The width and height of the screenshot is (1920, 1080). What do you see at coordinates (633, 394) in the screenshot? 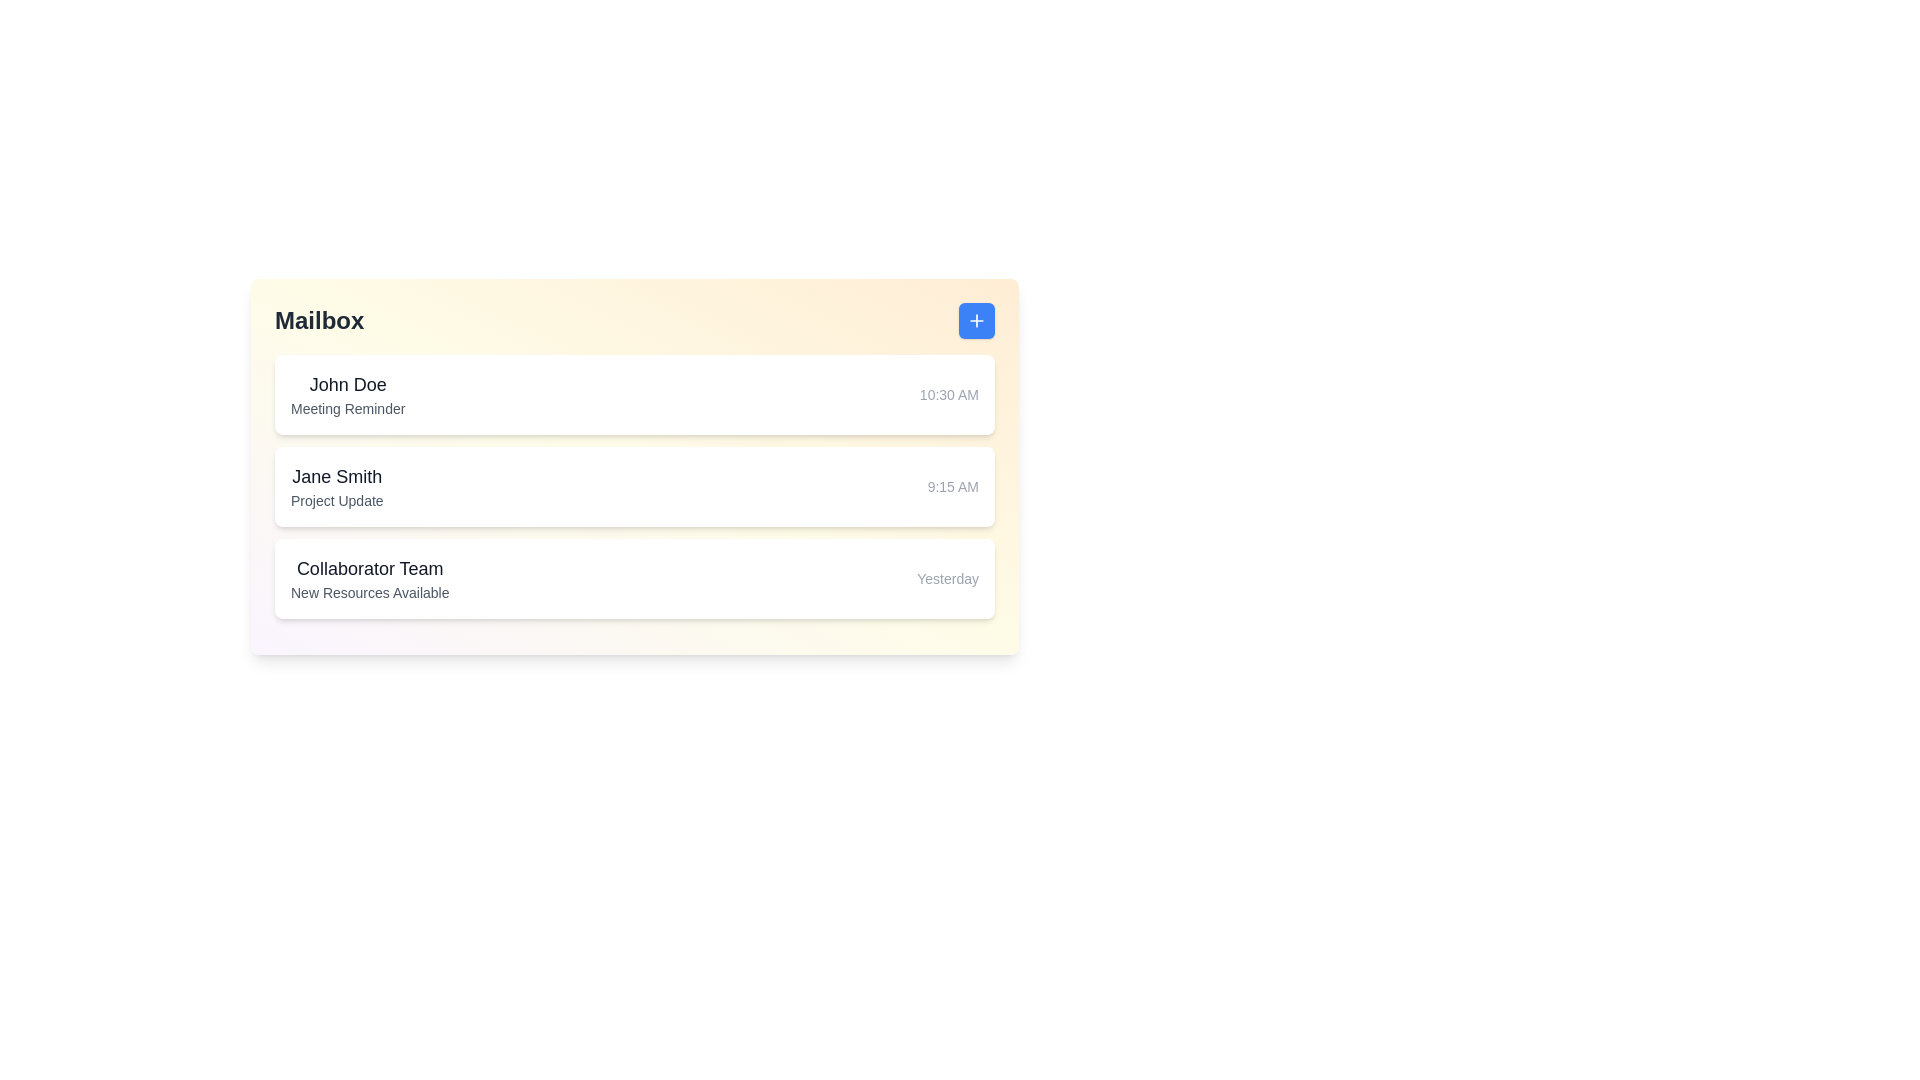
I see `the mail item corresponding to John Doe - Meeting Reminder to view its details` at bounding box center [633, 394].